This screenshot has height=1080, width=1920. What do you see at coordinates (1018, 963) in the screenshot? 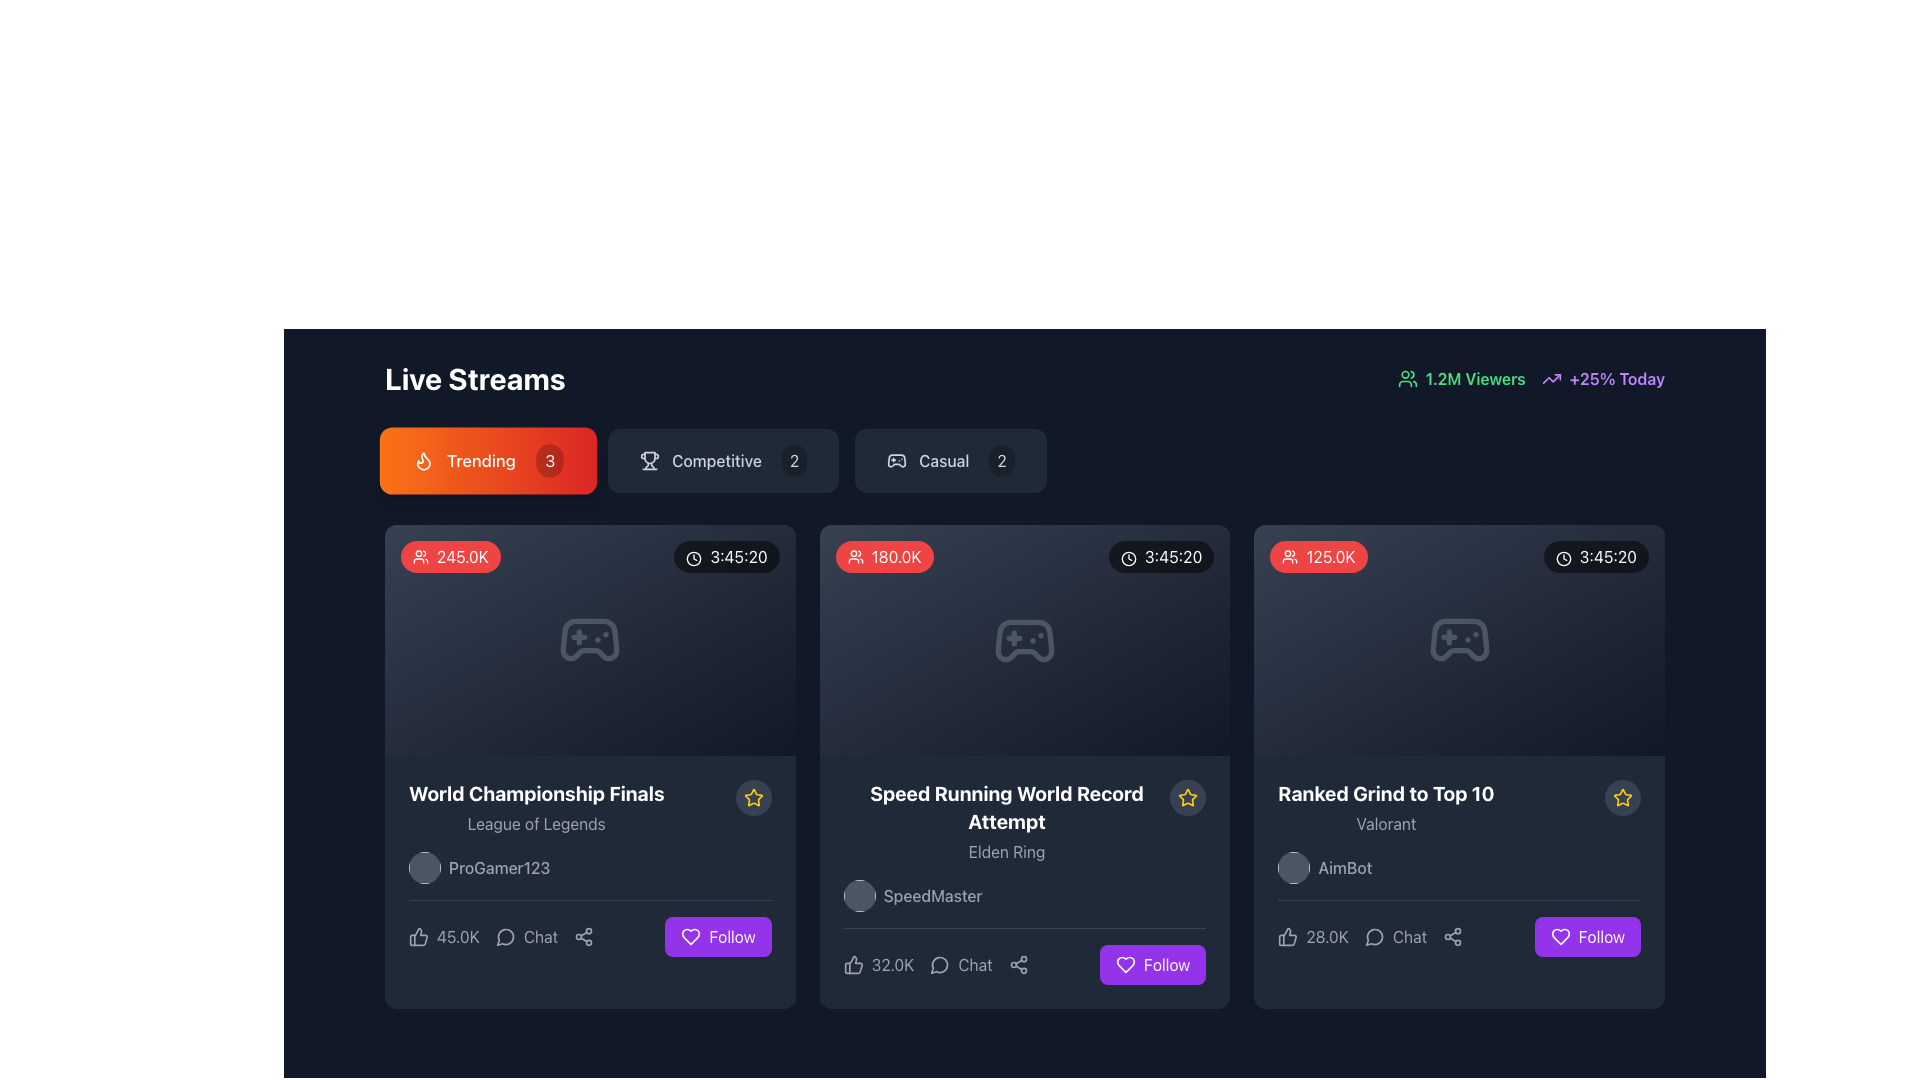
I see `the share button located in the toolbar beneath the 'Speed Running World Record Attempt' card, positioned between the 'Chat' and 'Follow' buttons` at bounding box center [1018, 963].